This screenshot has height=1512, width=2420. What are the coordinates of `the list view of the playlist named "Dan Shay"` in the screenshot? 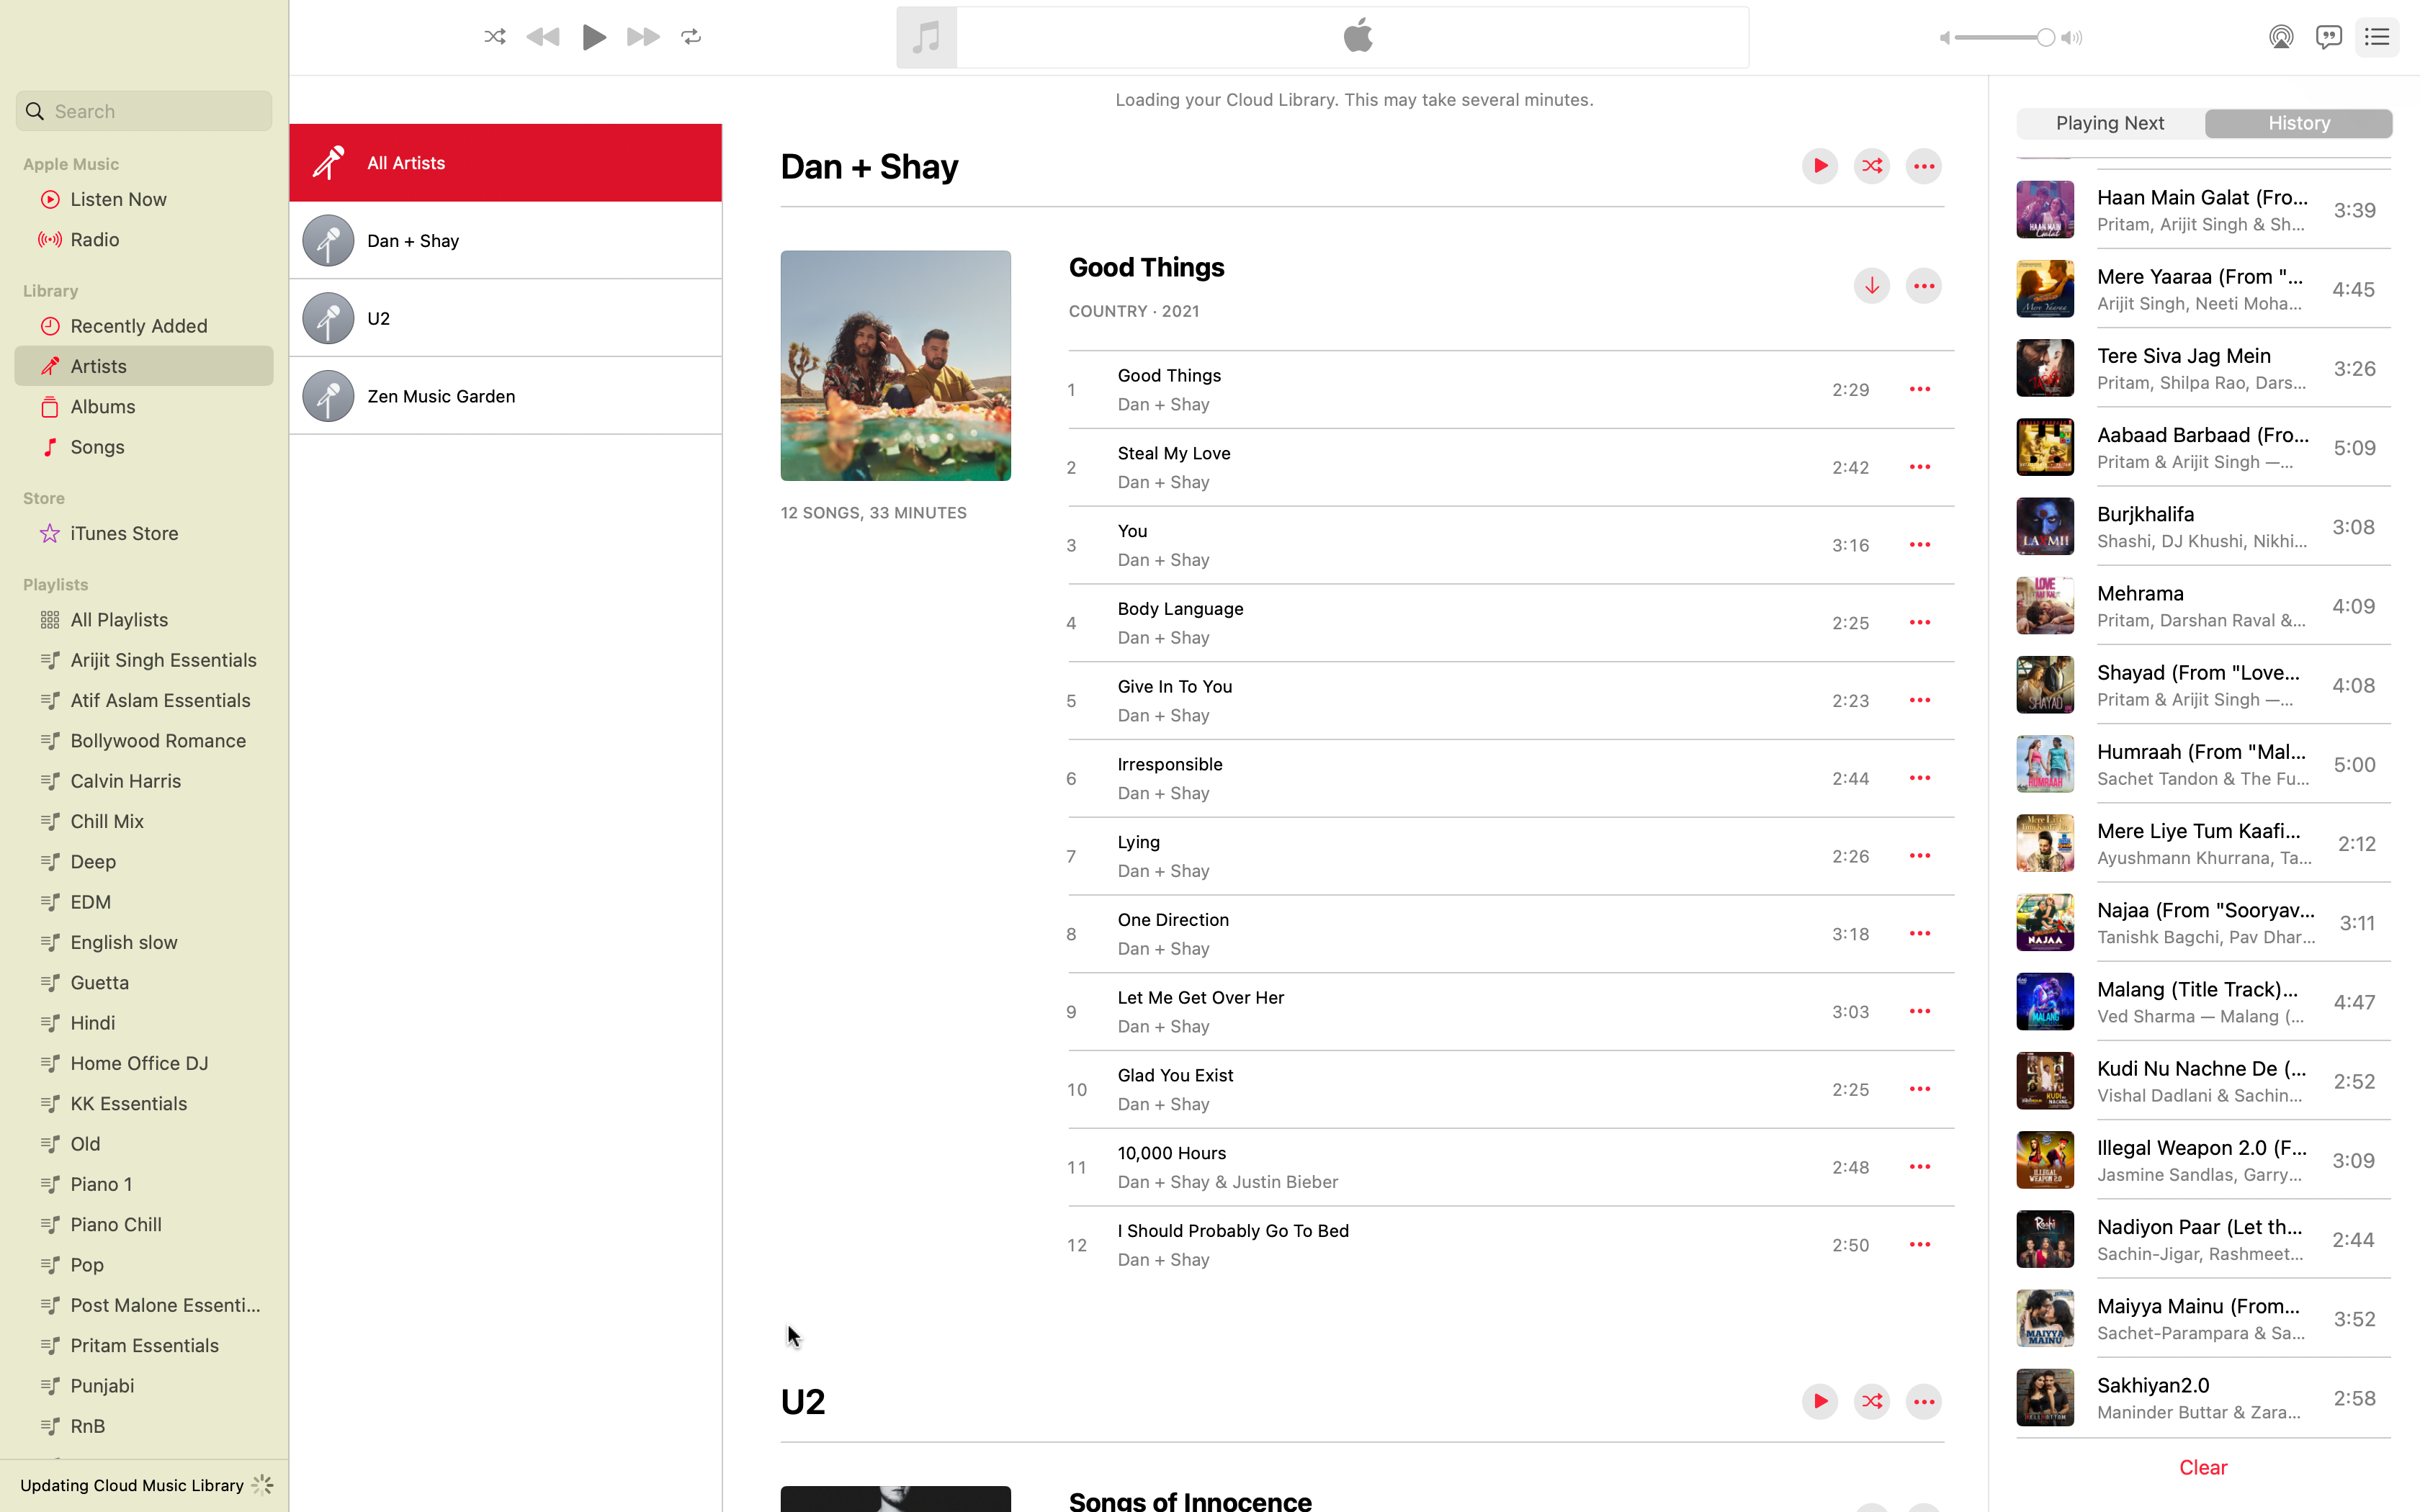 It's located at (504, 240).